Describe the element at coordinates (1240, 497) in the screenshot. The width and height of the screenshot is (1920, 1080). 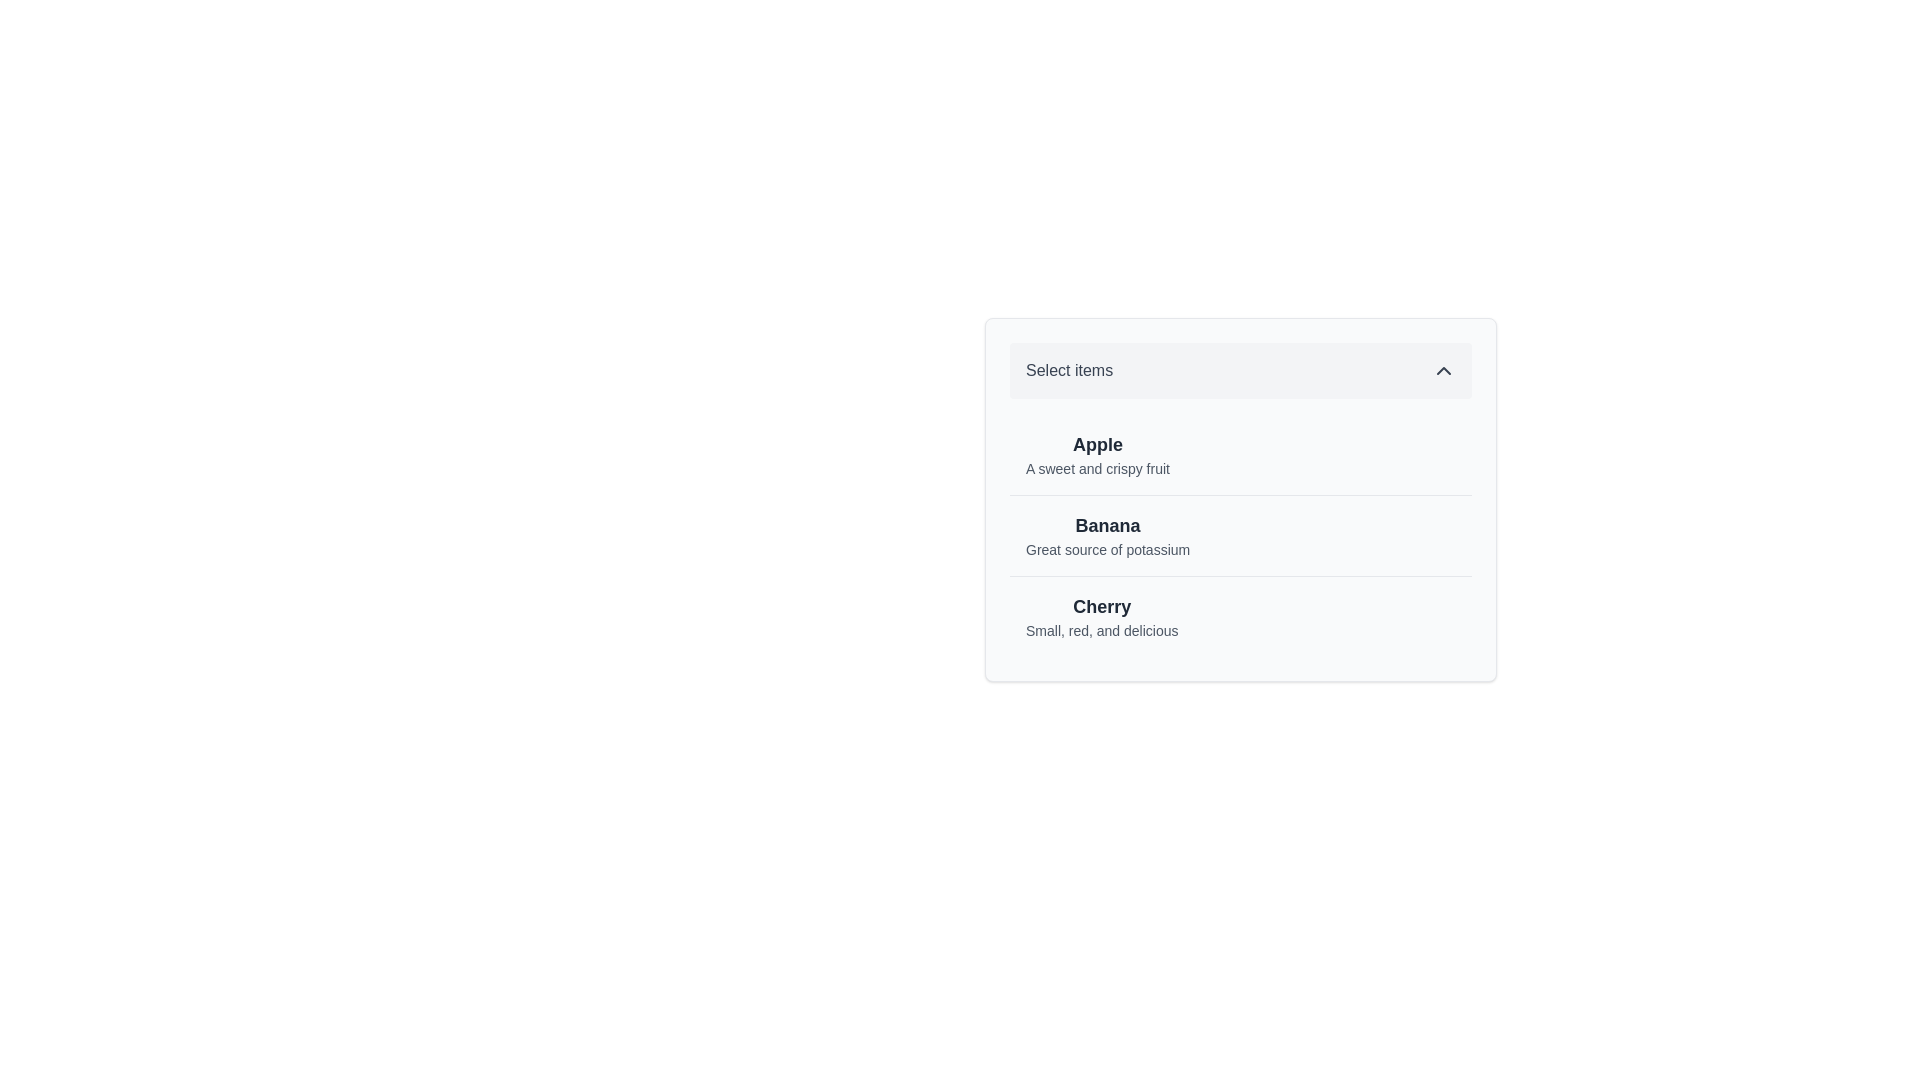
I see `the selectable list item displaying 'Banana'` at that location.